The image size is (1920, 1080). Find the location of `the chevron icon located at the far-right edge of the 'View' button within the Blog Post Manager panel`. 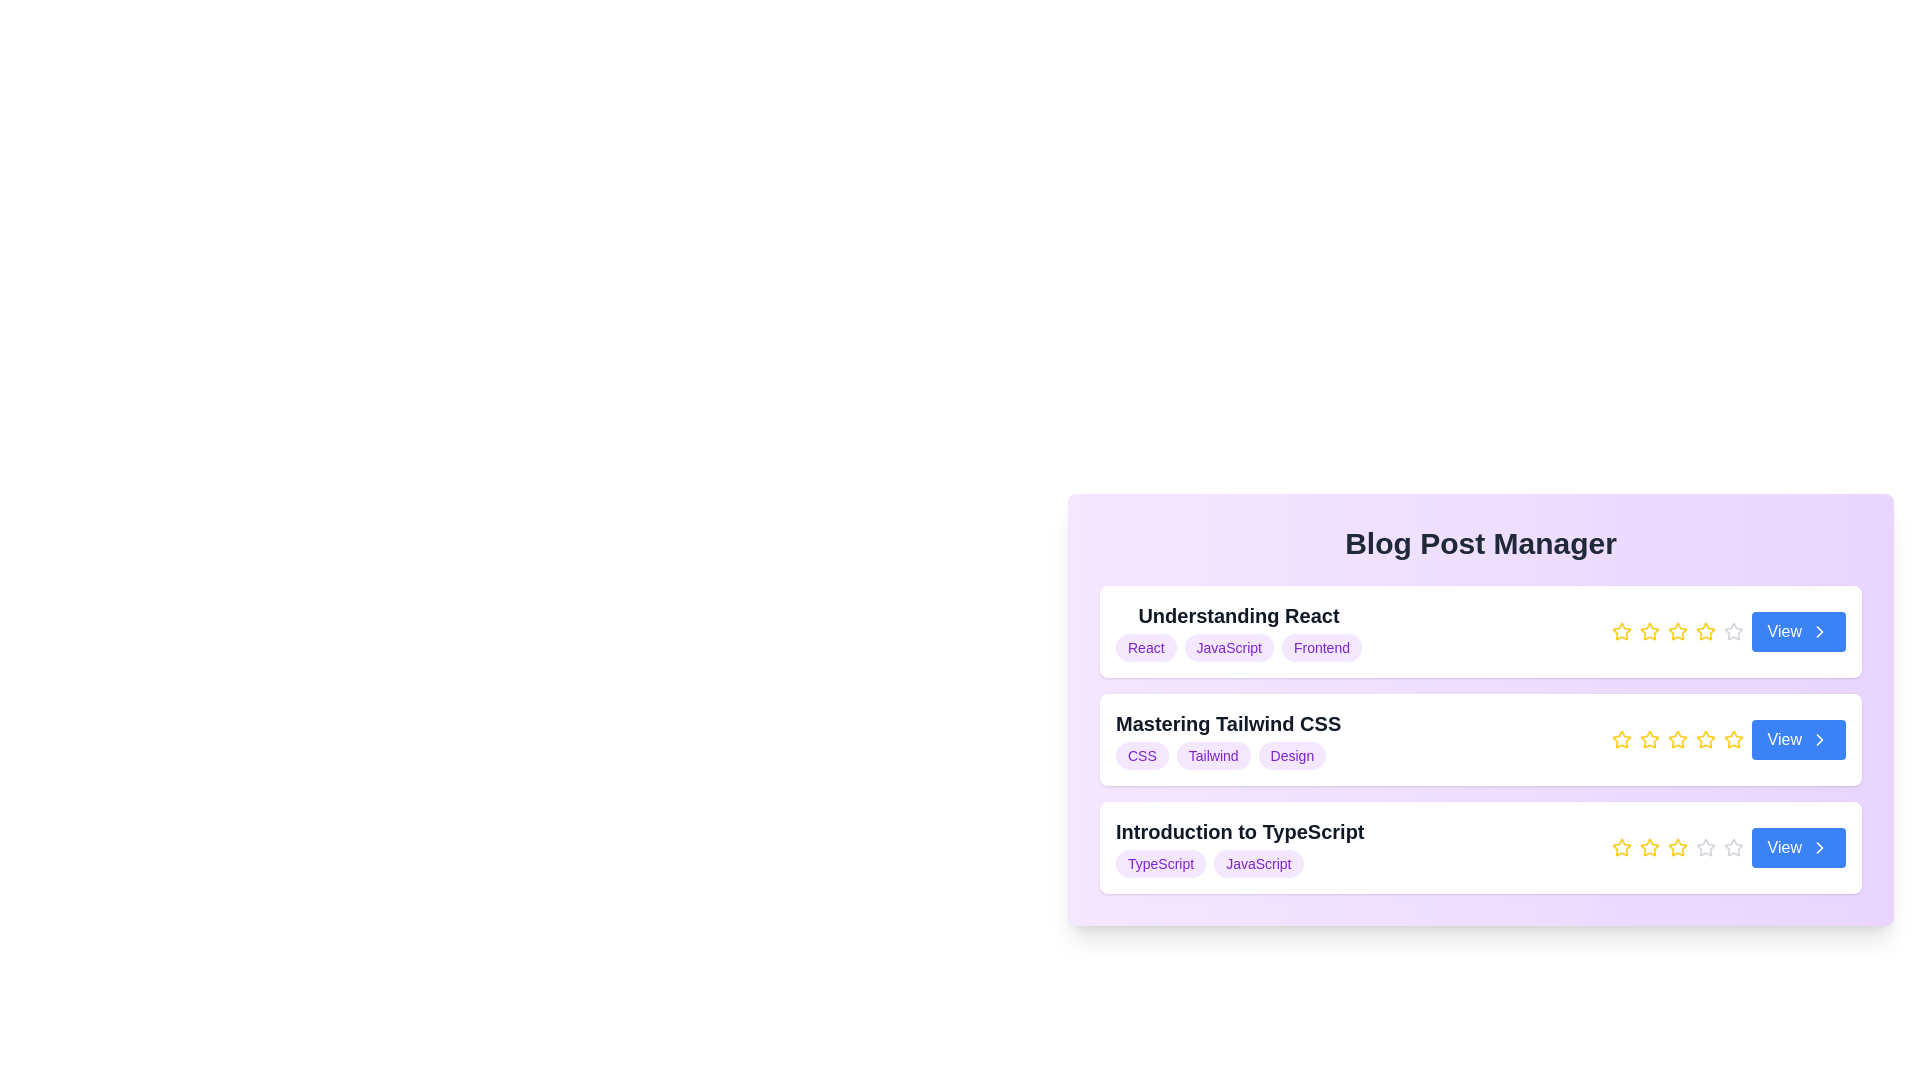

the chevron icon located at the far-right edge of the 'View' button within the Blog Post Manager panel is located at coordinates (1819, 740).